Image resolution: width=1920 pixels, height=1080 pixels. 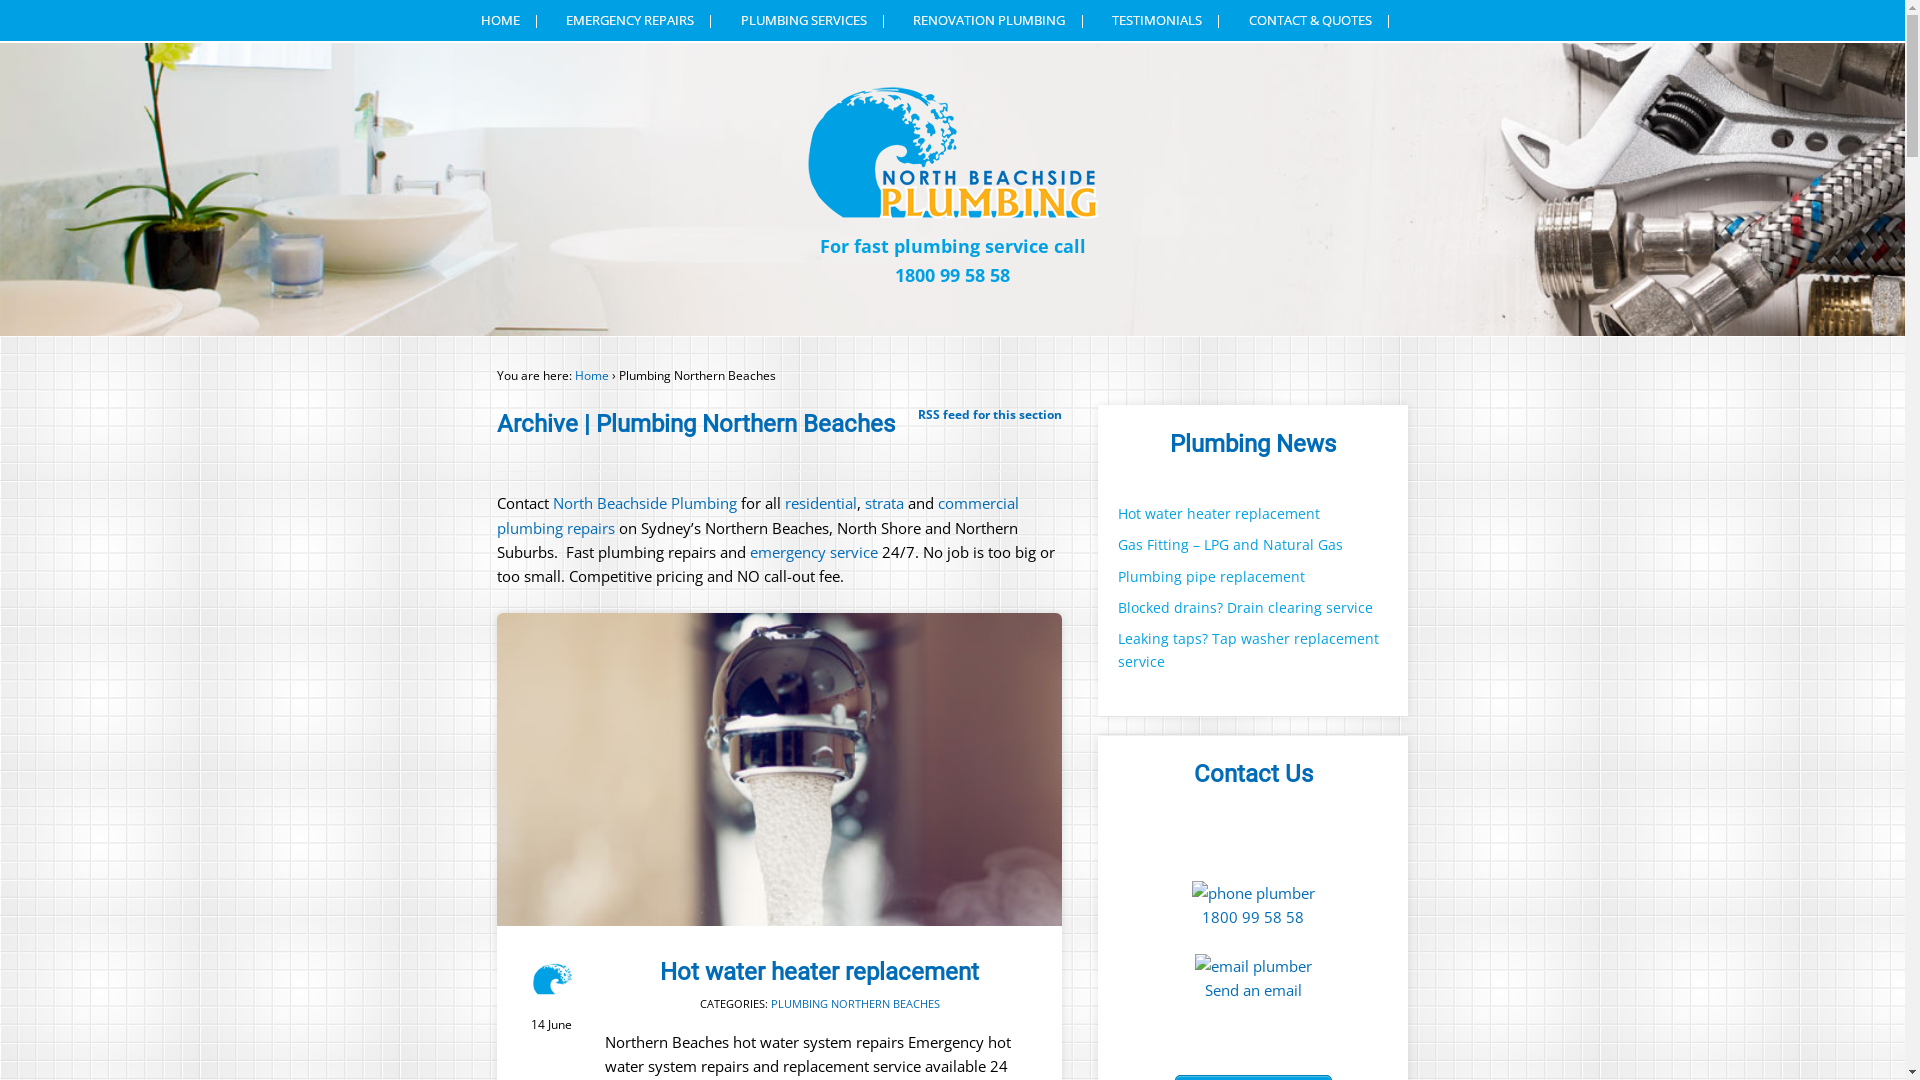 What do you see at coordinates (1251, 917) in the screenshot?
I see `'1800 99 58 58'` at bounding box center [1251, 917].